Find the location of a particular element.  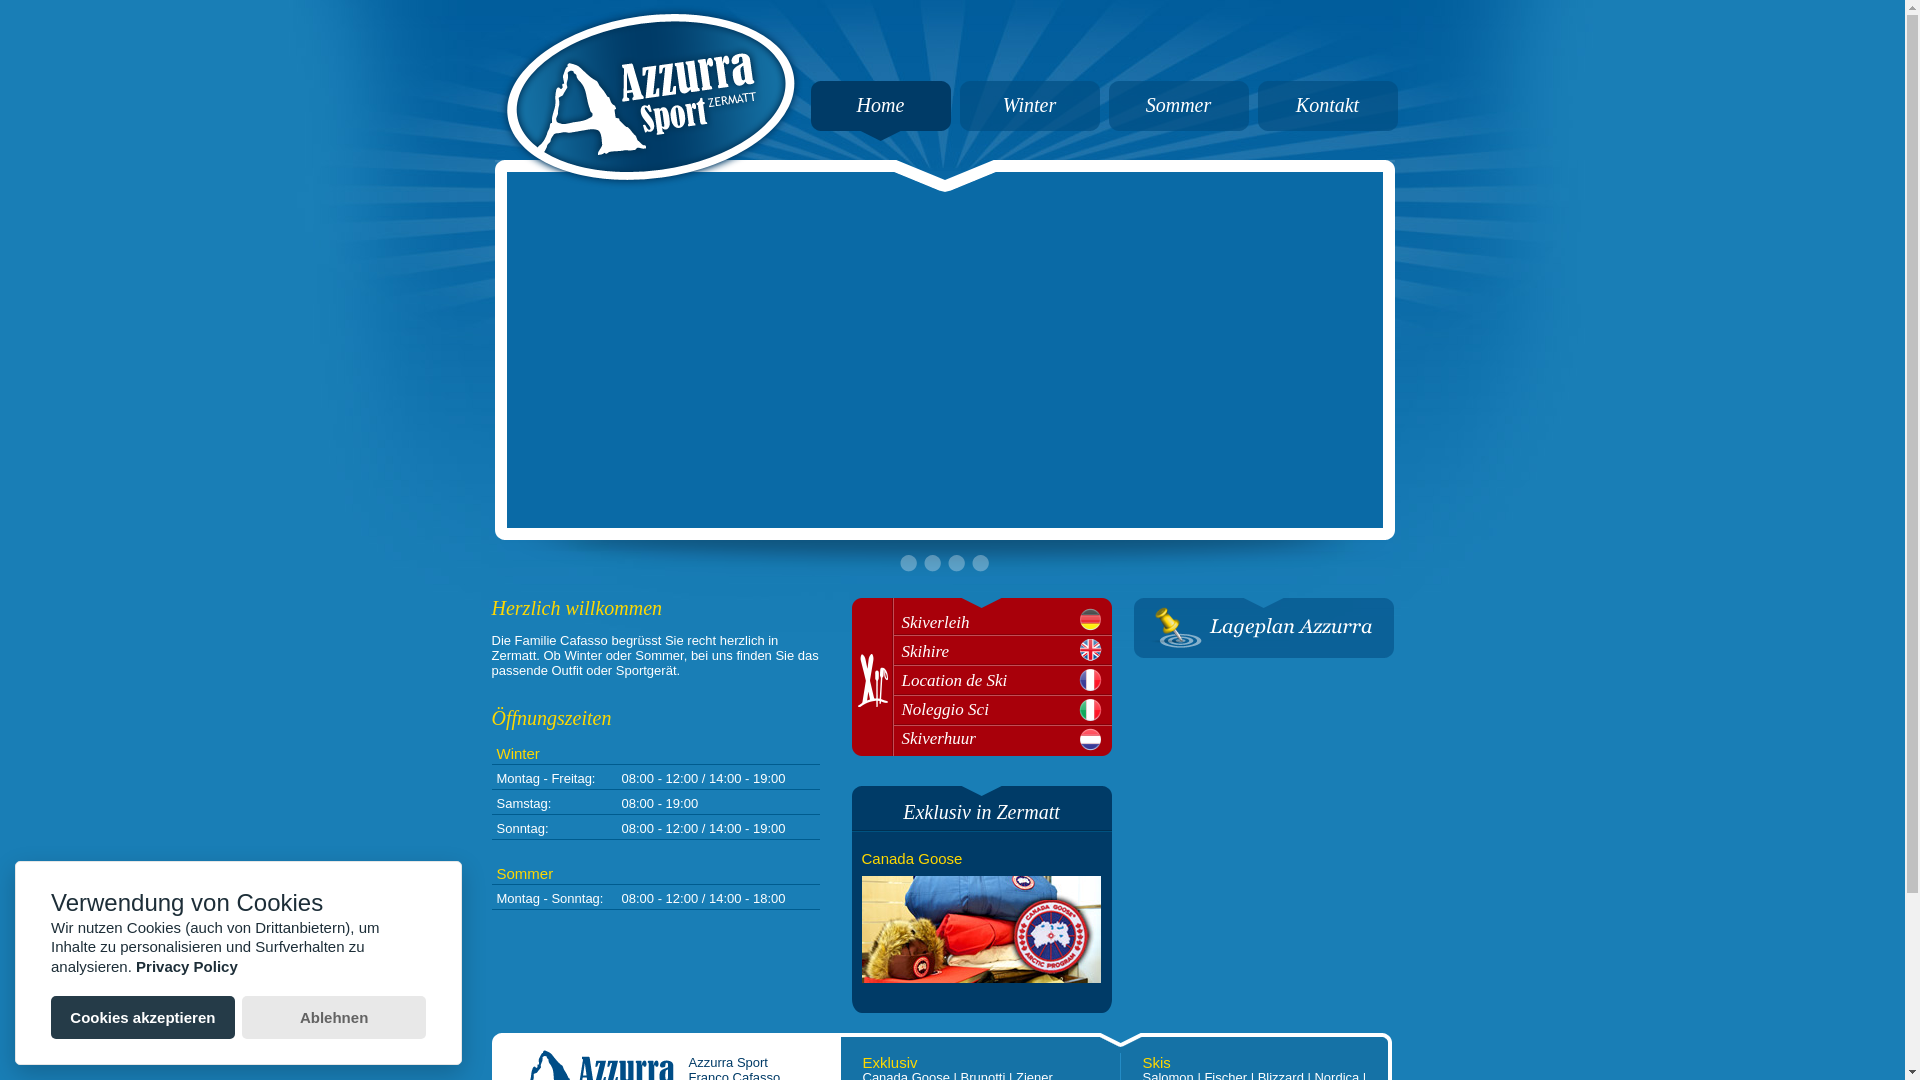

'Sommer' is located at coordinates (1177, 122).